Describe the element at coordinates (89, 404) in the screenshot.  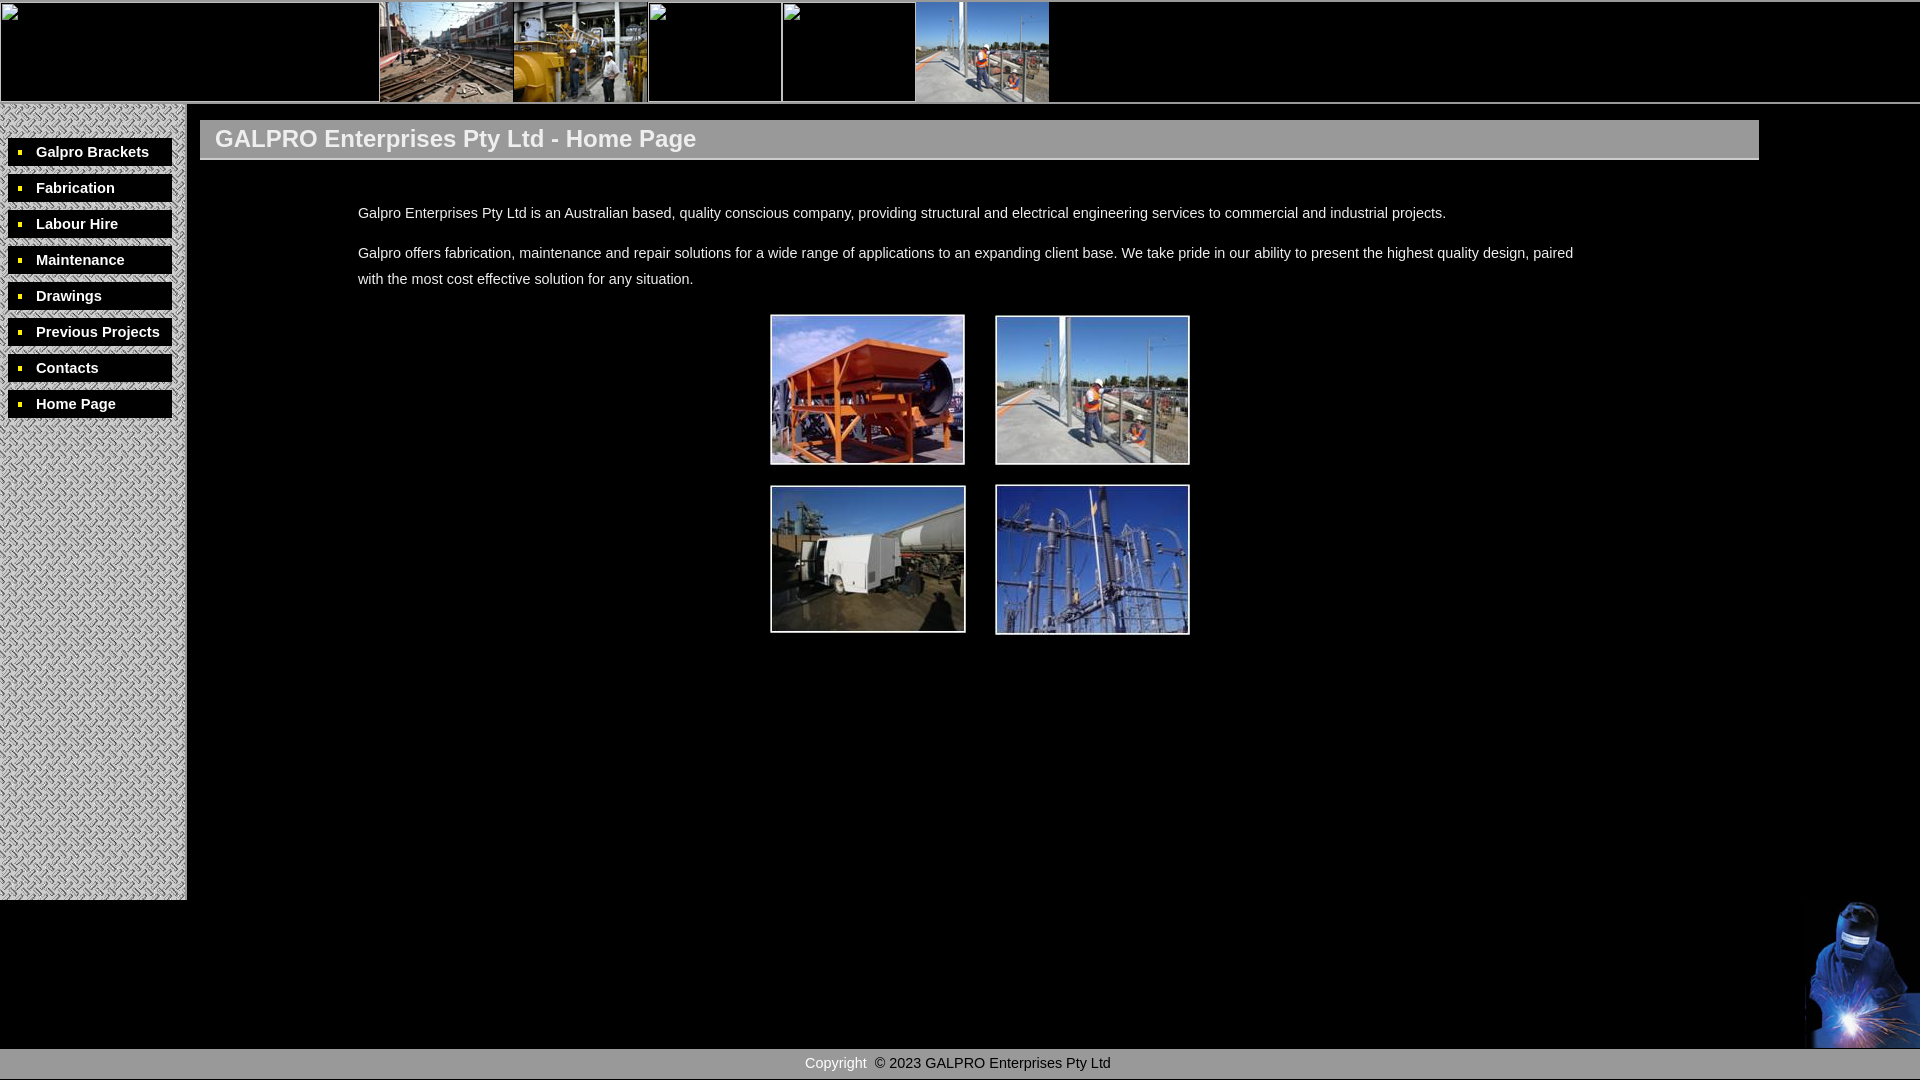
I see `'Home Page'` at that location.